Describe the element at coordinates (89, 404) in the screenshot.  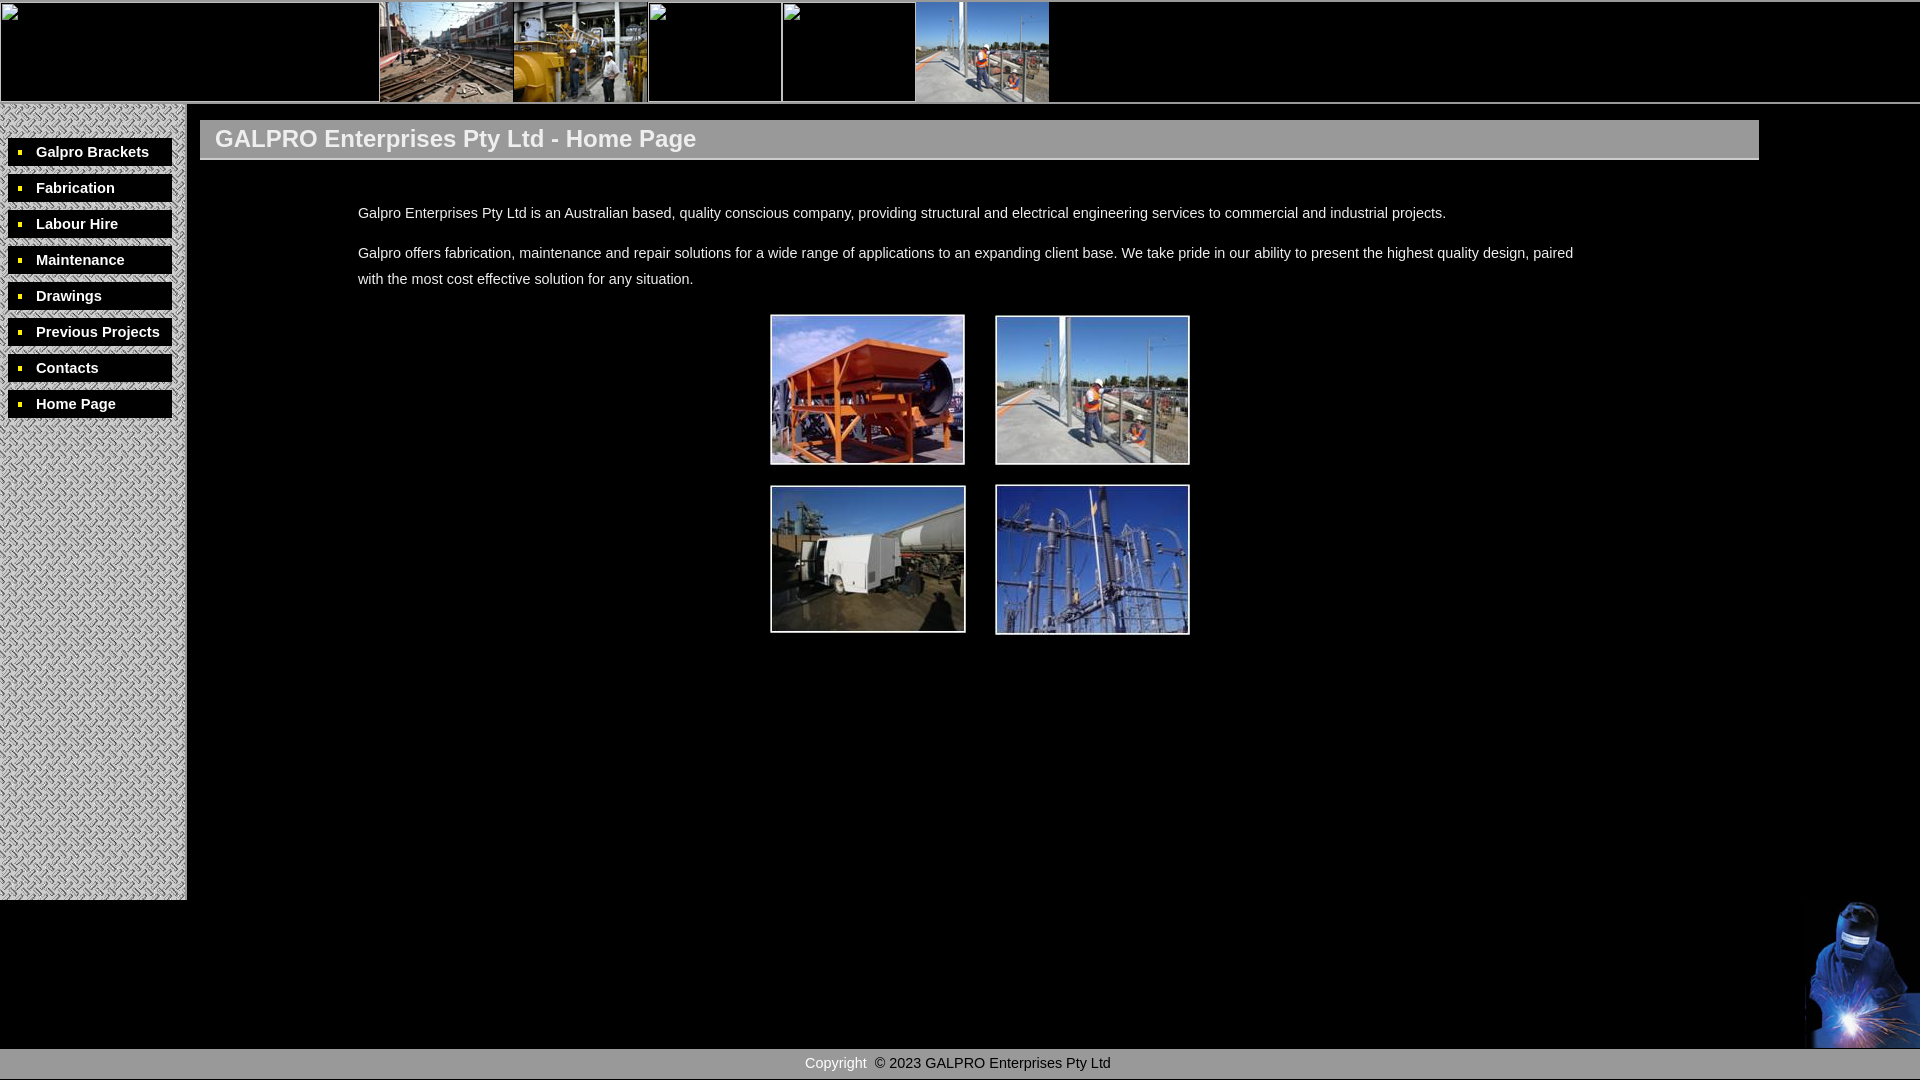
I see `'Home Page'` at that location.